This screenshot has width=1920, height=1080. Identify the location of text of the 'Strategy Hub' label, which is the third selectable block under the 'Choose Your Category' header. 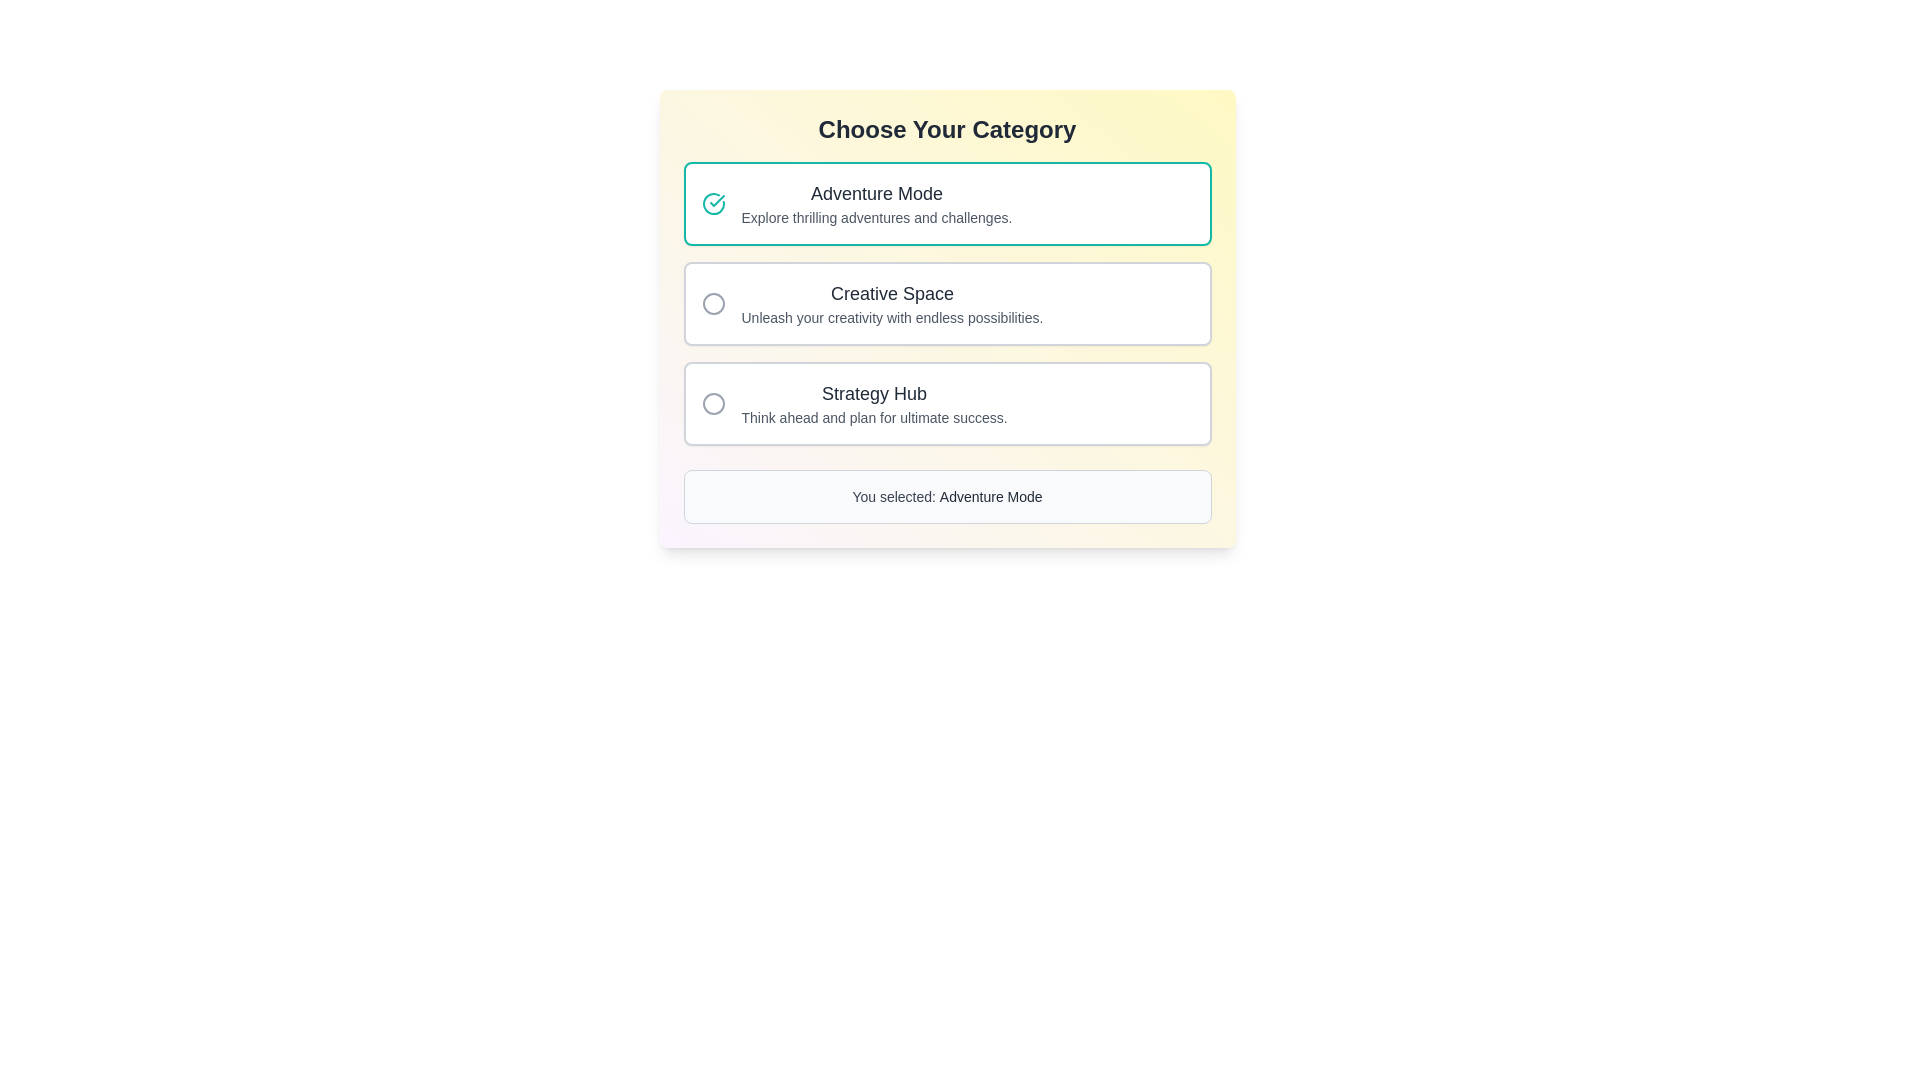
(874, 404).